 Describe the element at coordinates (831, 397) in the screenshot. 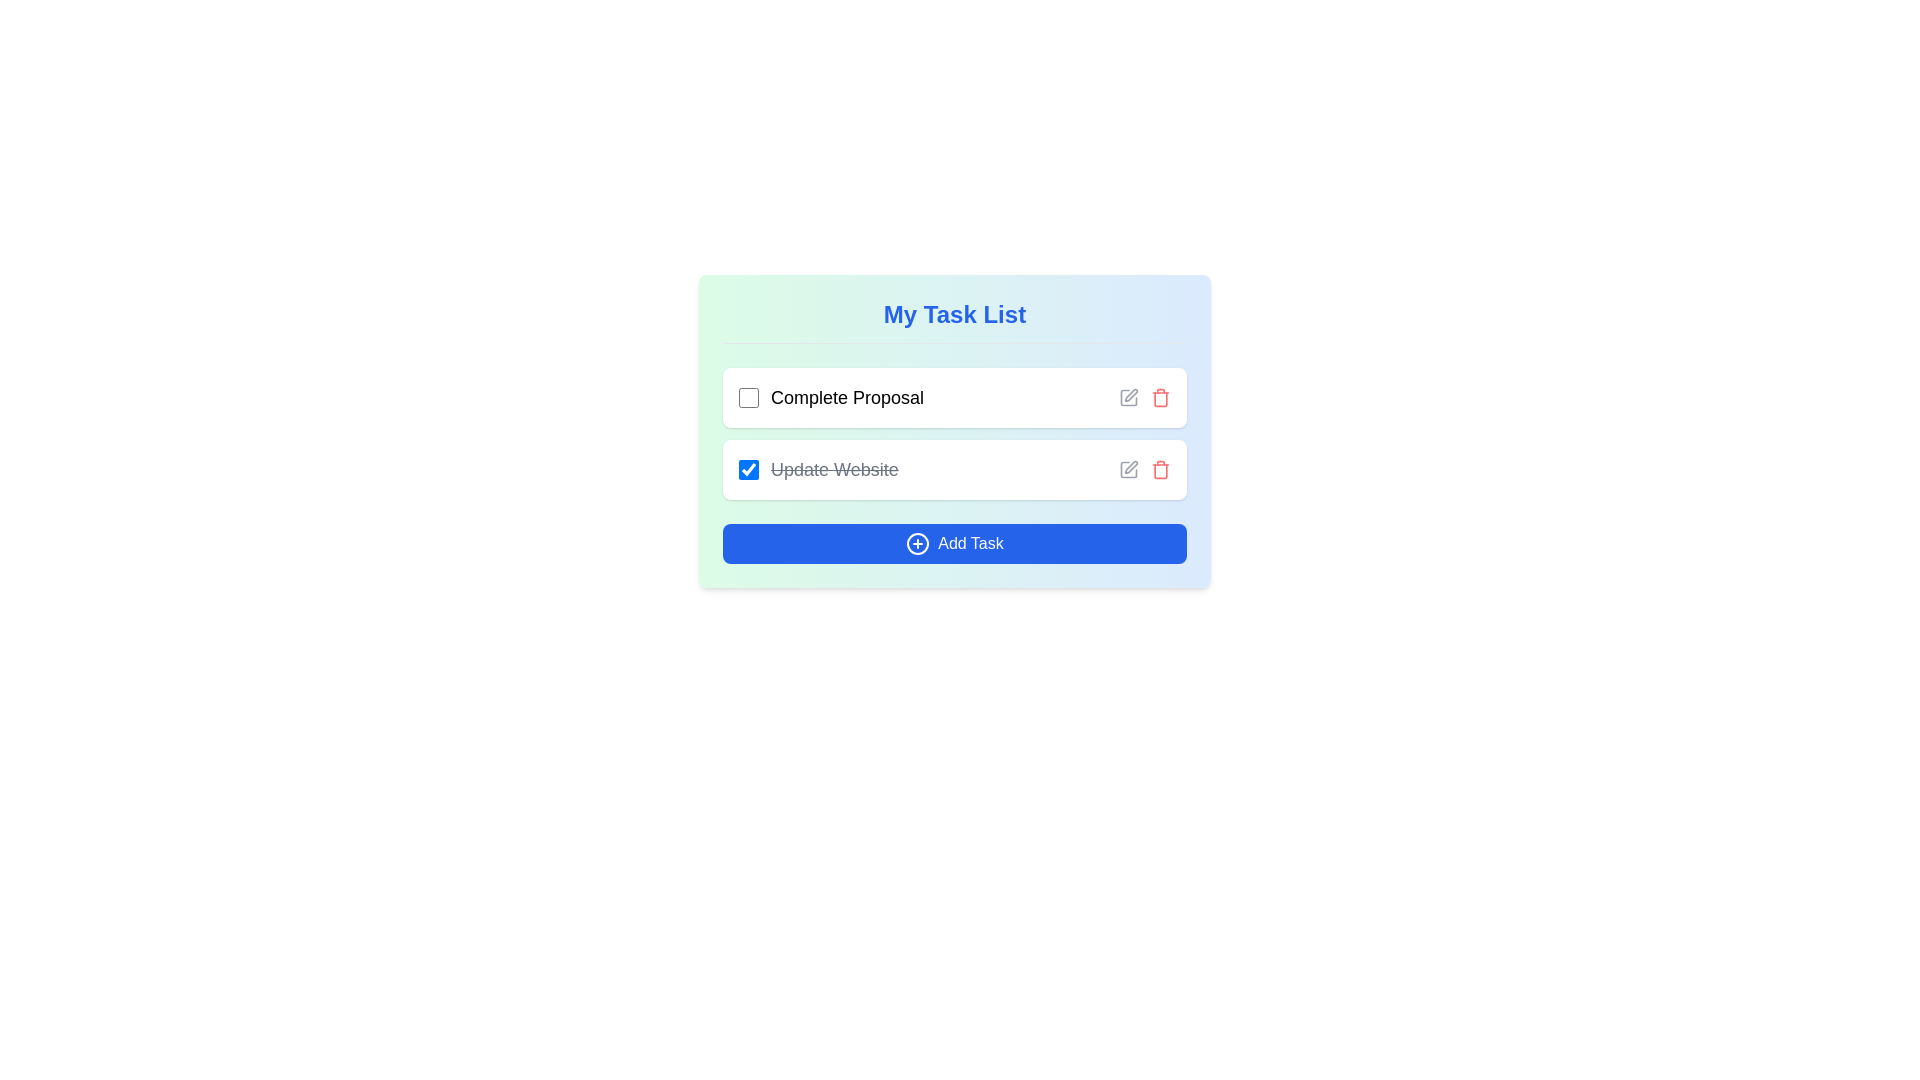

I see `the text label 'Complete Proposal' for information, which is part of a task item with a checkbox located in the task list card` at that location.